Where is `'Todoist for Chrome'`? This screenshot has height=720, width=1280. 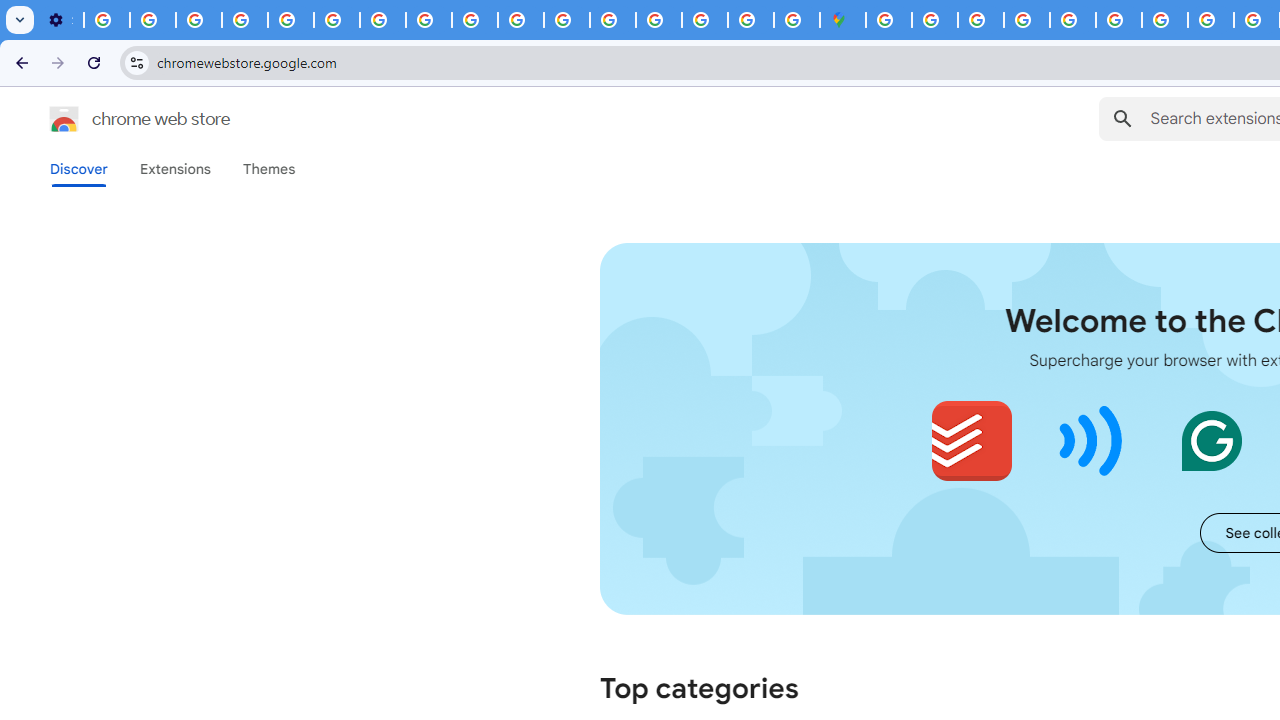
'Todoist for Chrome' is located at coordinates (971, 440).